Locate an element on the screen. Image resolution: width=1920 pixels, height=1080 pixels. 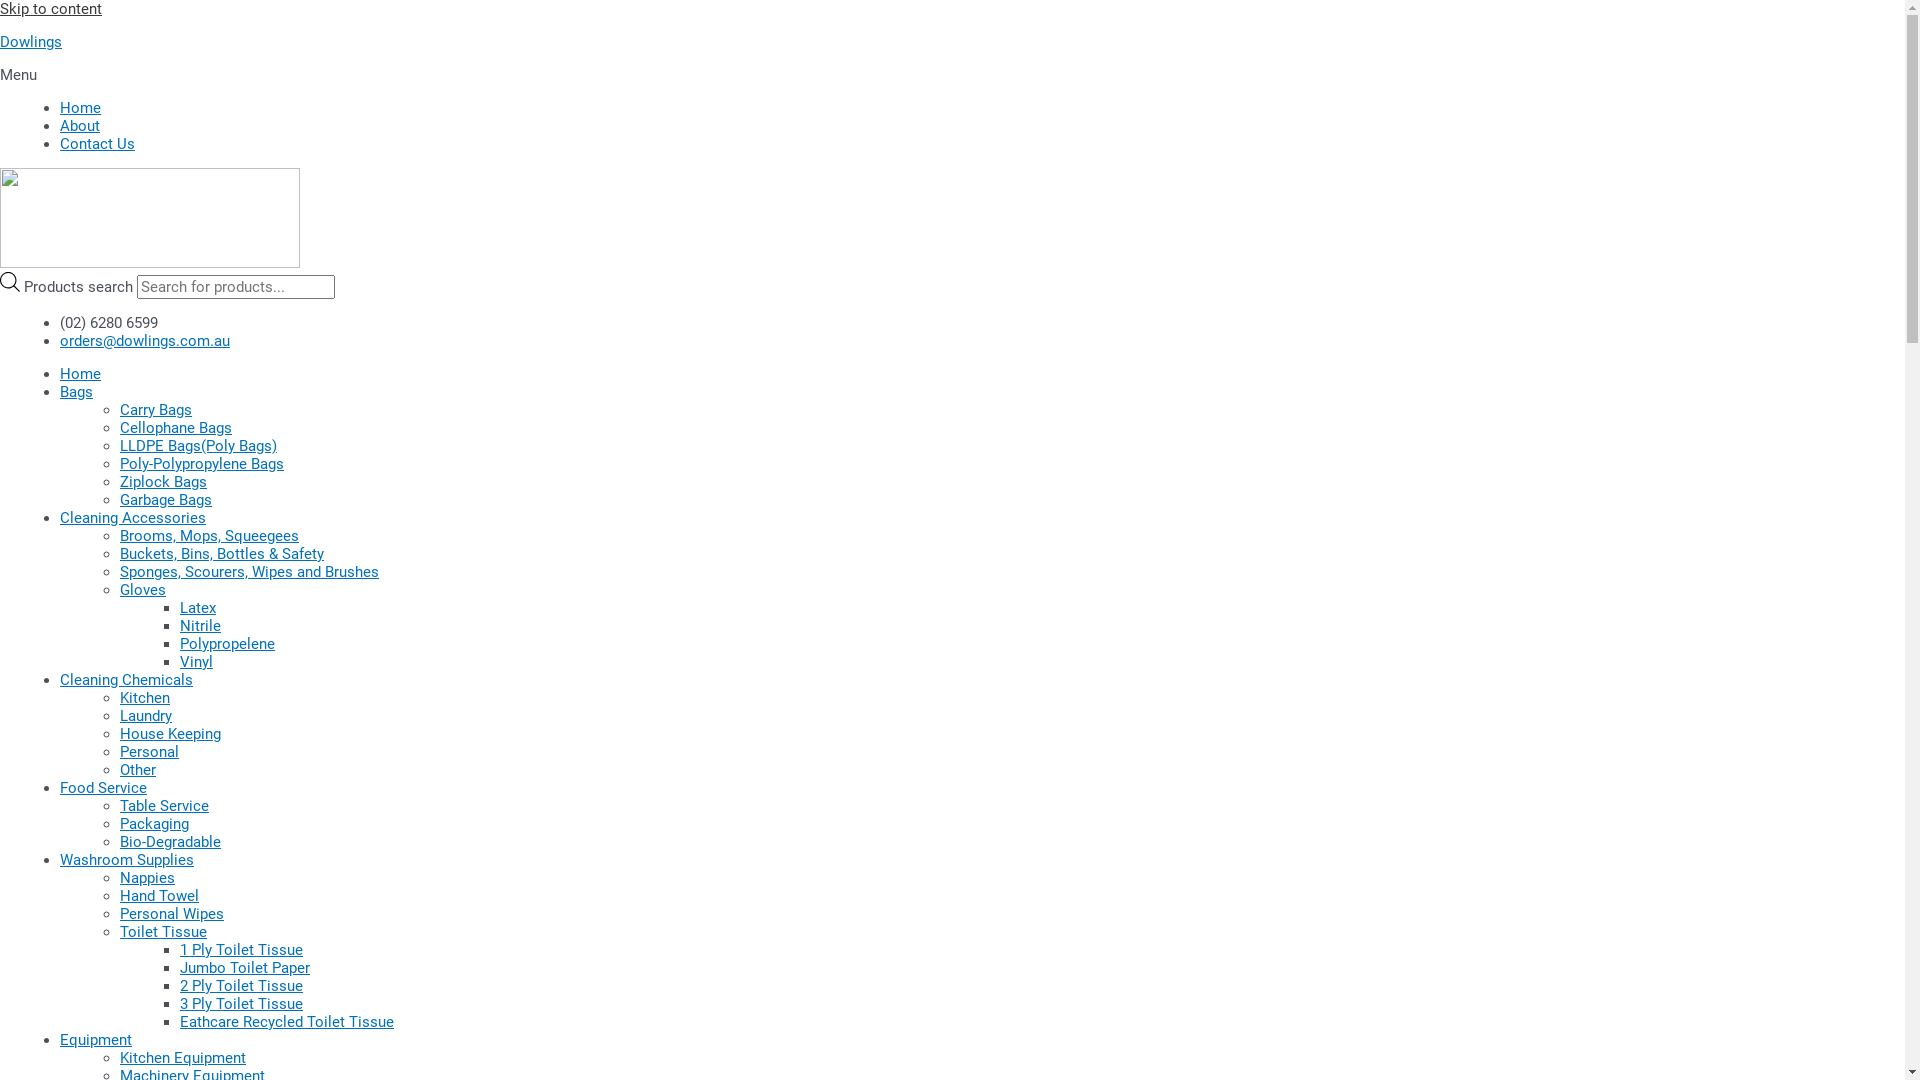
'Sponges, Scourers, Wipes and Brushes' is located at coordinates (248, 571).